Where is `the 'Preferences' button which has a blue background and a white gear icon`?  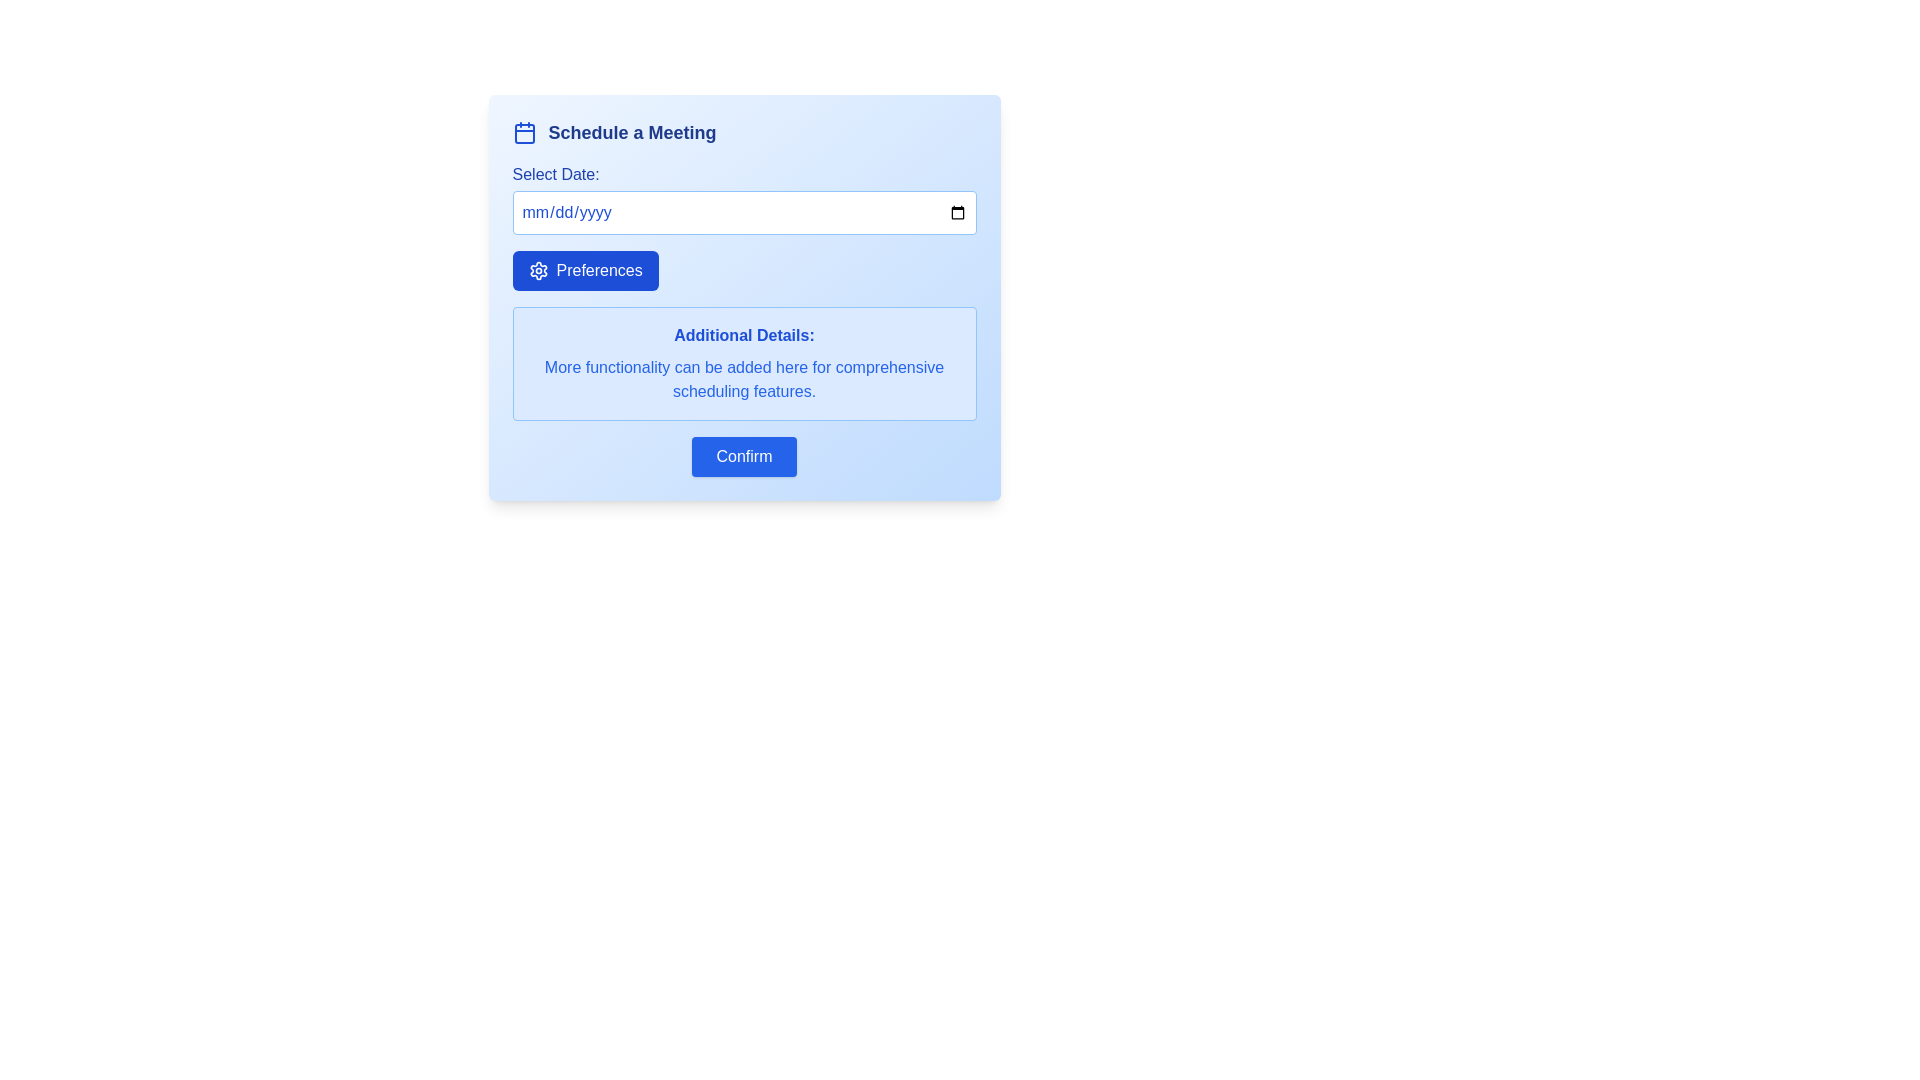
the 'Preferences' button which has a blue background and a white gear icon is located at coordinates (584, 270).